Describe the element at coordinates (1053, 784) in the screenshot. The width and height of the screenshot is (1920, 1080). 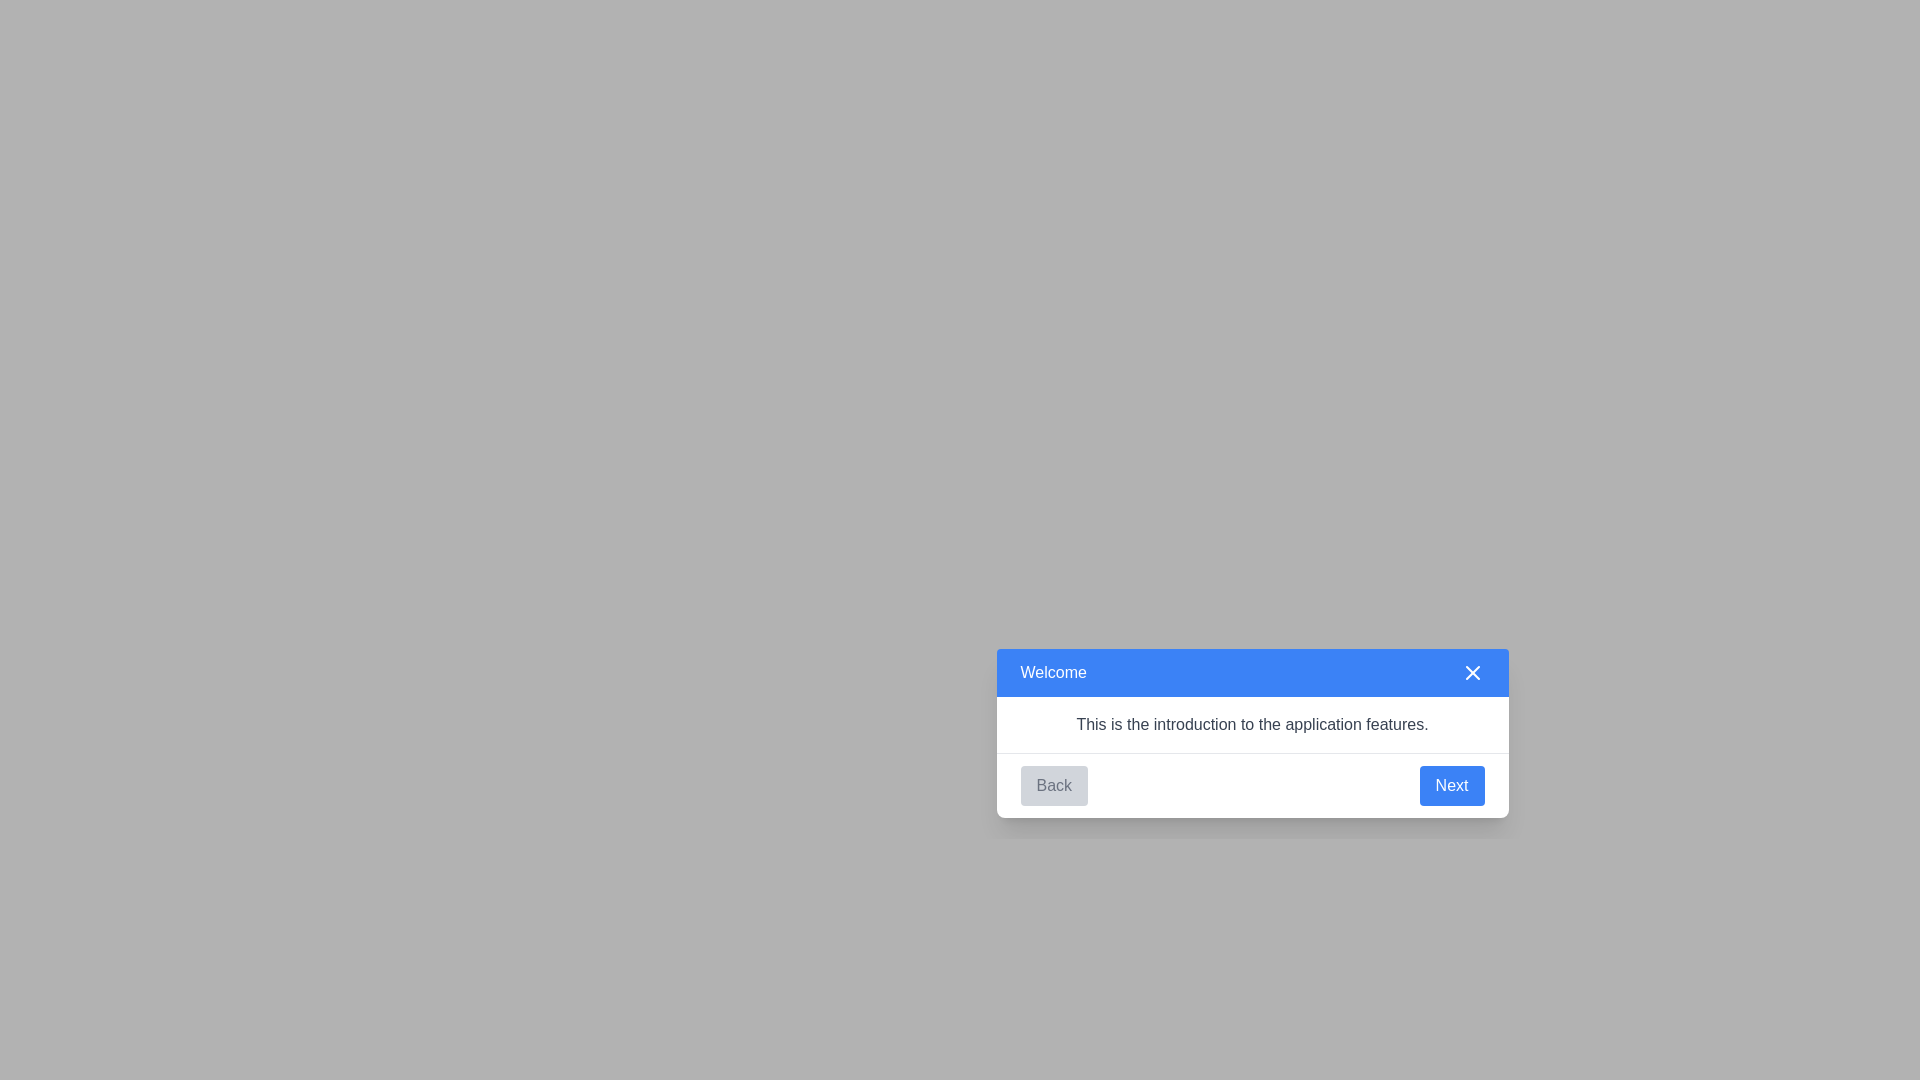
I see `the navigation button located at the bottom-left of the dialog box to go back to the previous step or page` at that location.